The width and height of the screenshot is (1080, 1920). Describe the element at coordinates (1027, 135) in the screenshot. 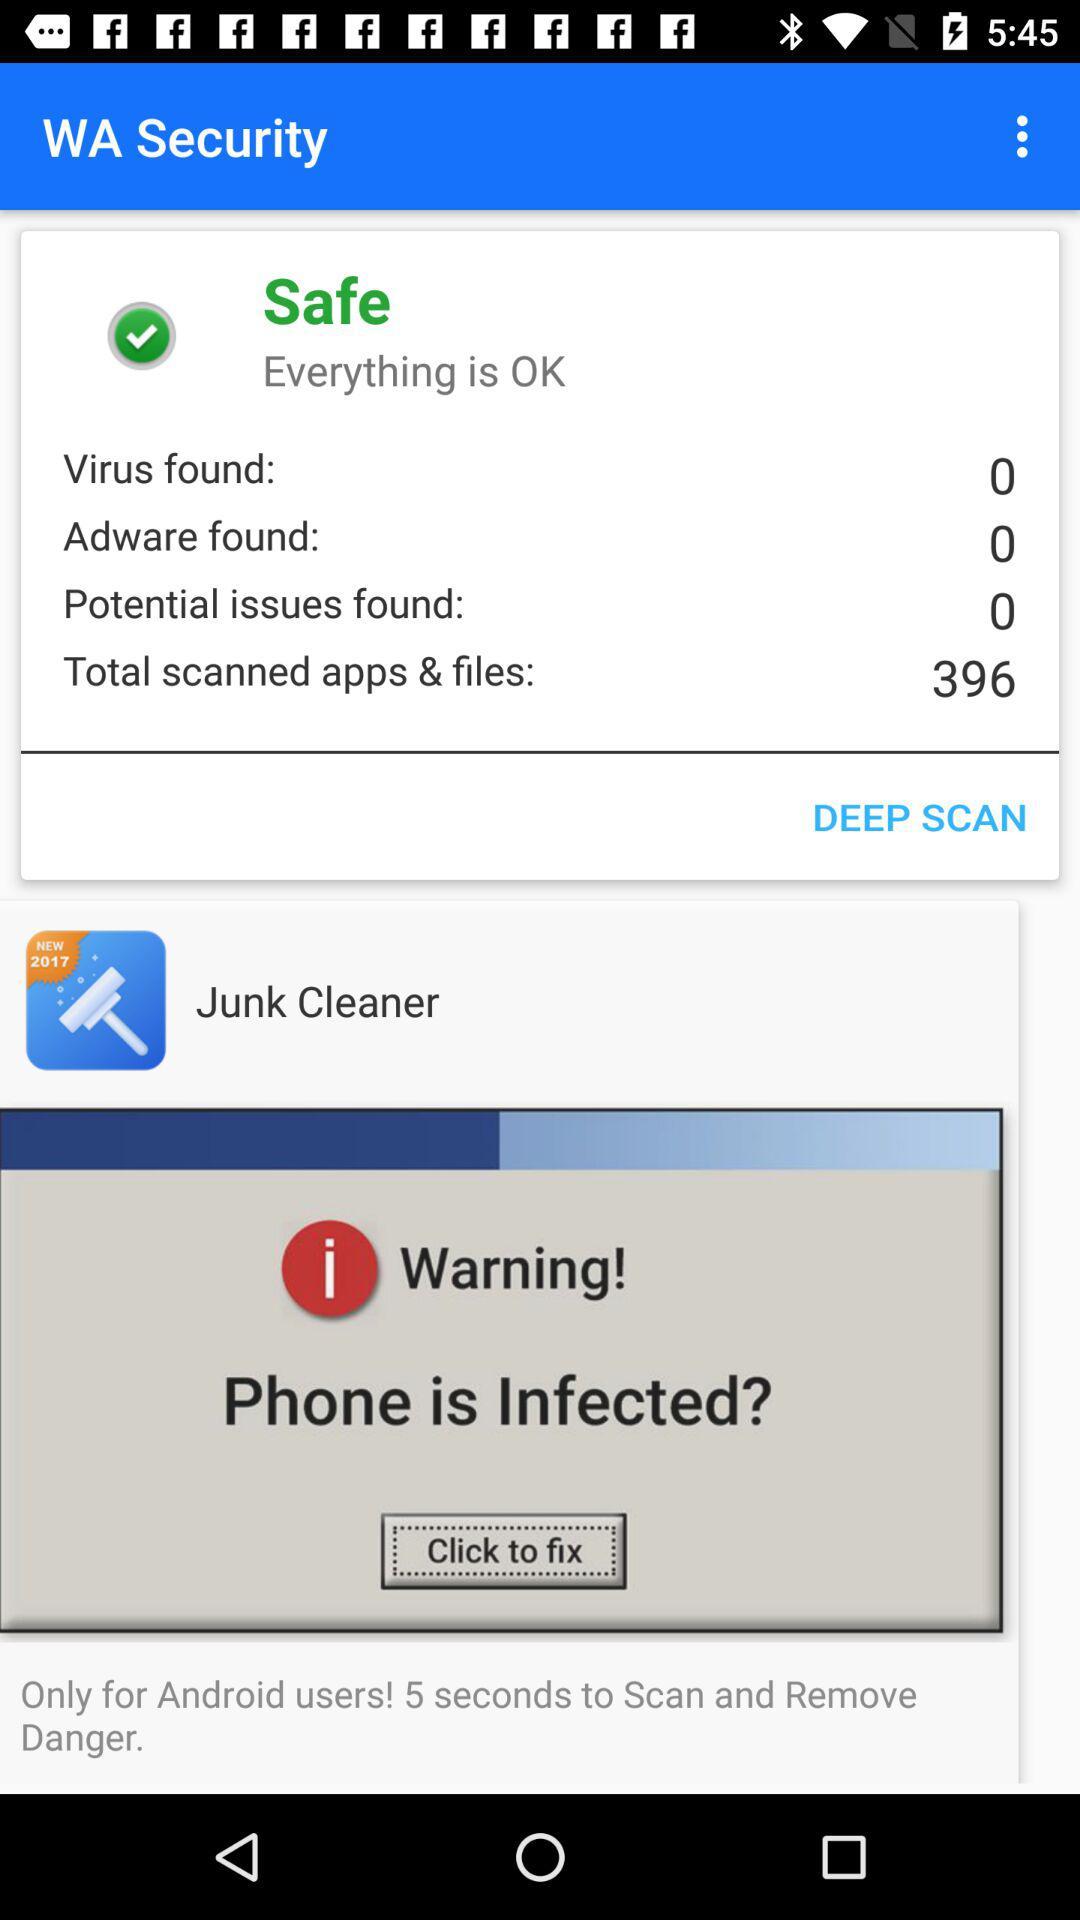

I see `icon to the right of the wa security item` at that location.